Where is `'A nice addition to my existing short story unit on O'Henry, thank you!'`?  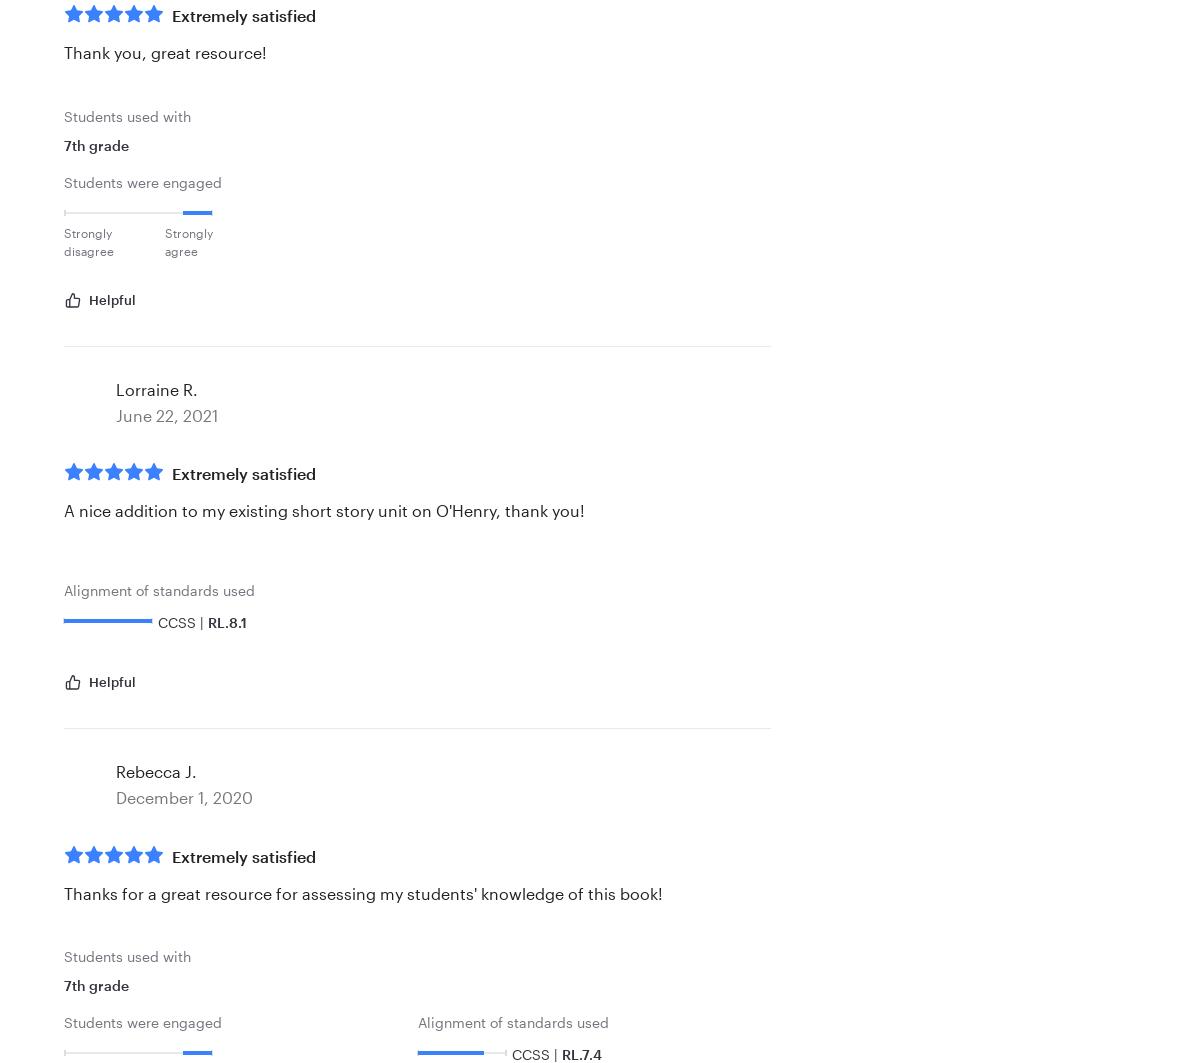
'A nice addition to my existing short story unit on O'Henry, thank you!' is located at coordinates (324, 510).